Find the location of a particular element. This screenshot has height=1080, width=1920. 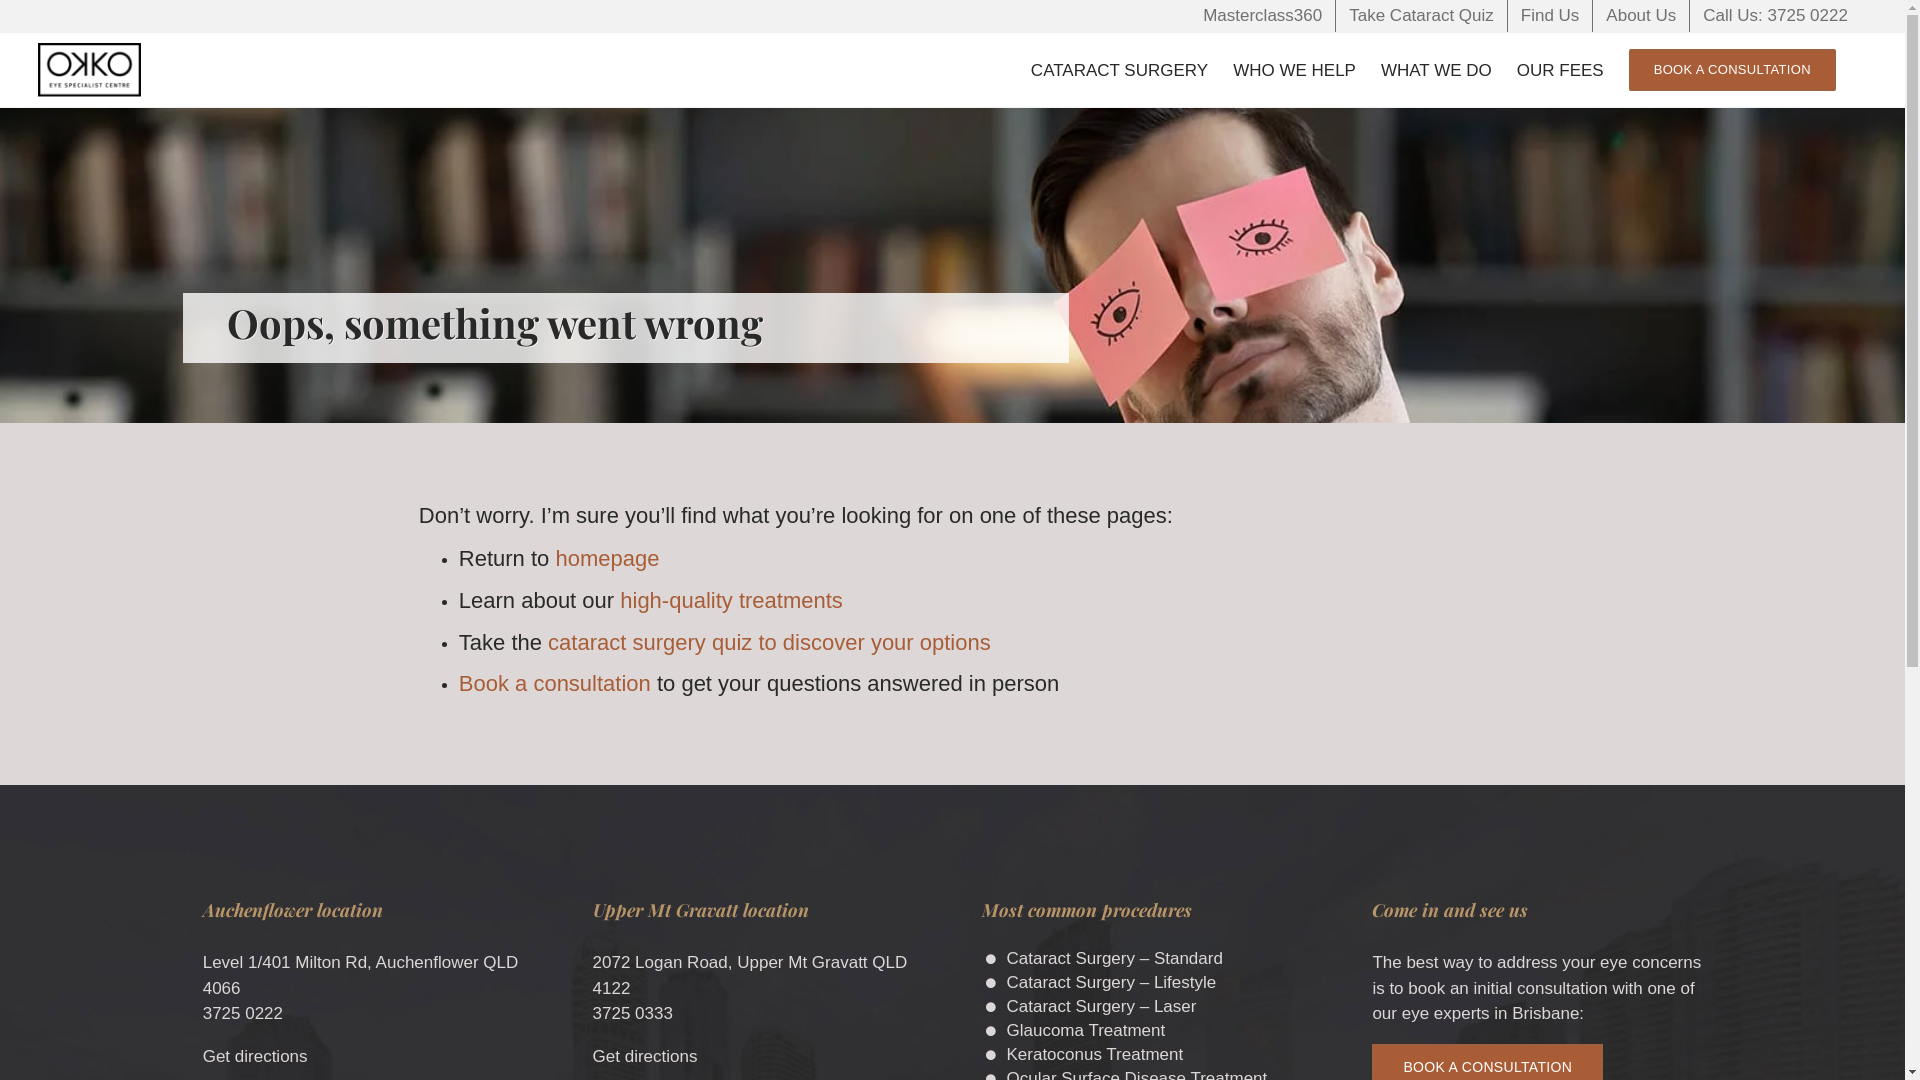

'Take Cataract Quiz' is located at coordinates (1335, 15).